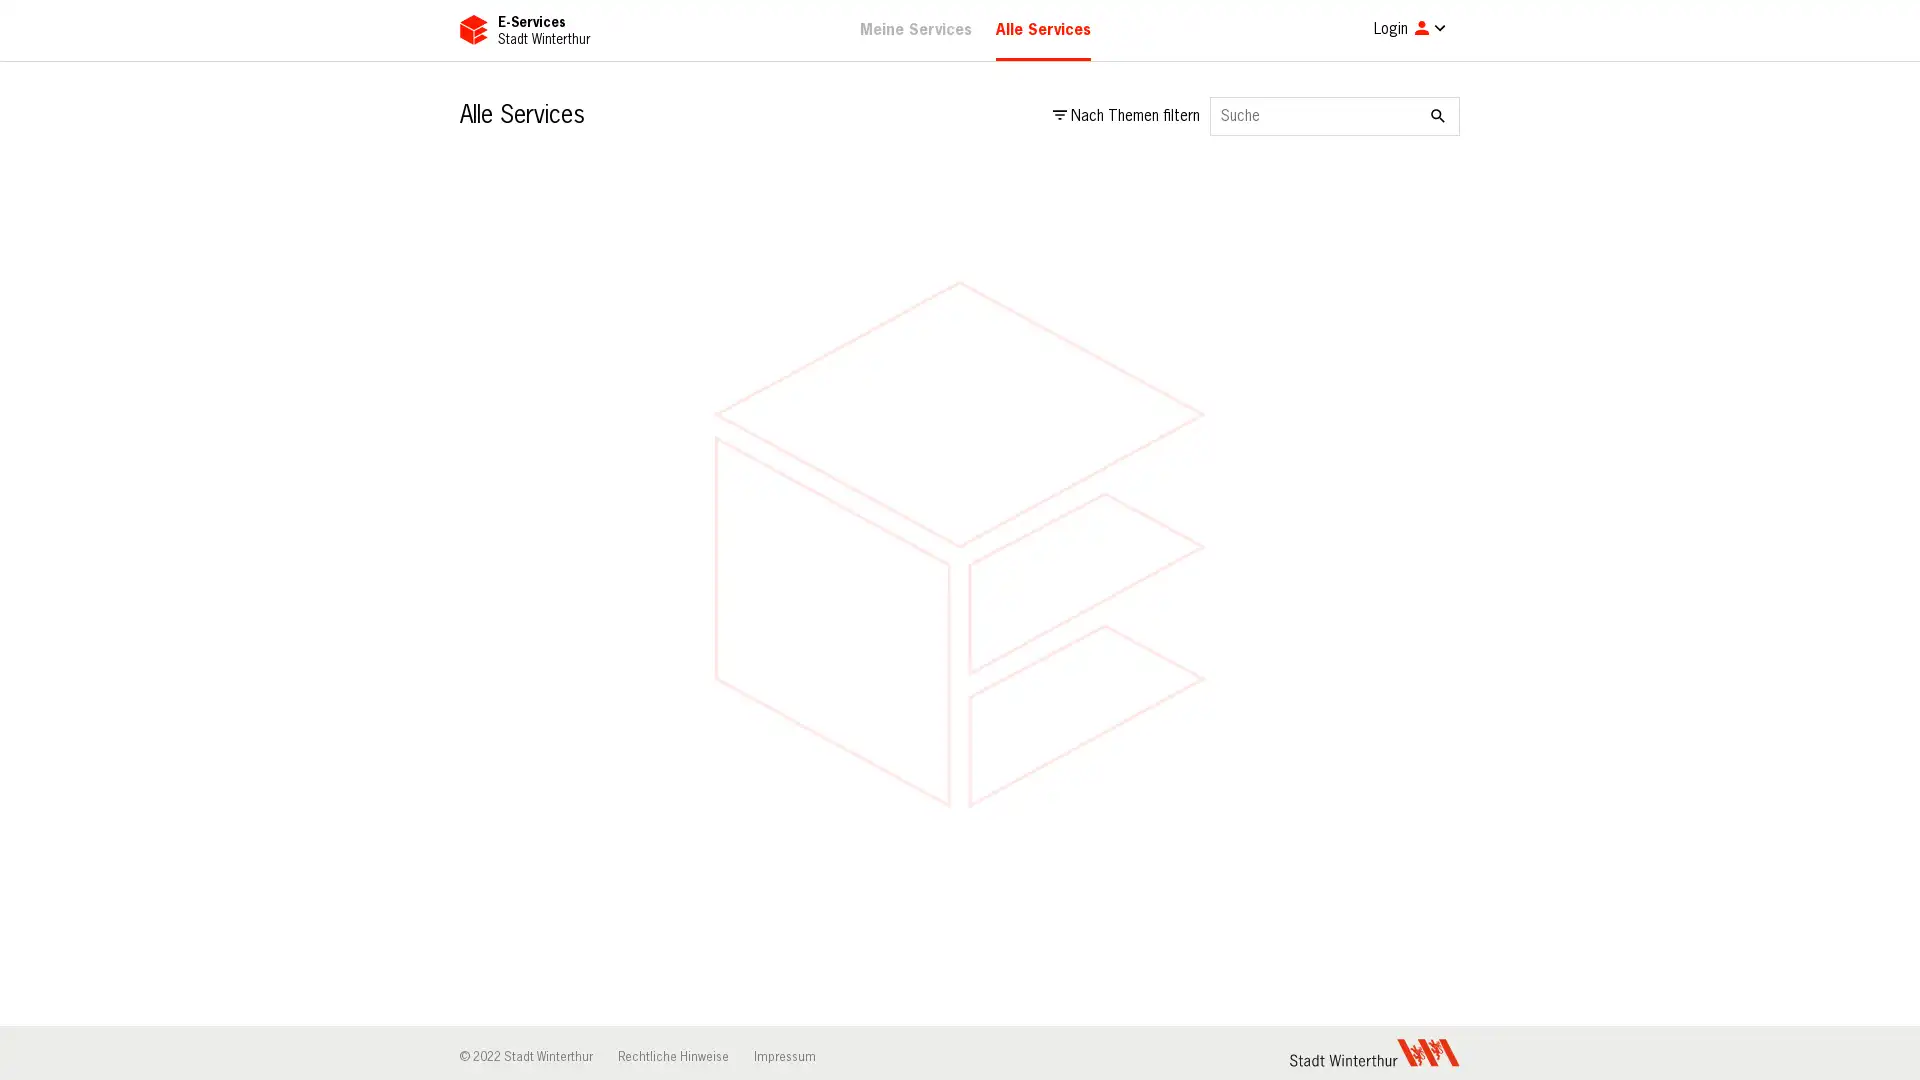  What do you see at coordinates (1089, 203) in the screenshot?
I see `Service Adressanderung zu Meine Services hinzufugen` at bounding box center [1089, 203].